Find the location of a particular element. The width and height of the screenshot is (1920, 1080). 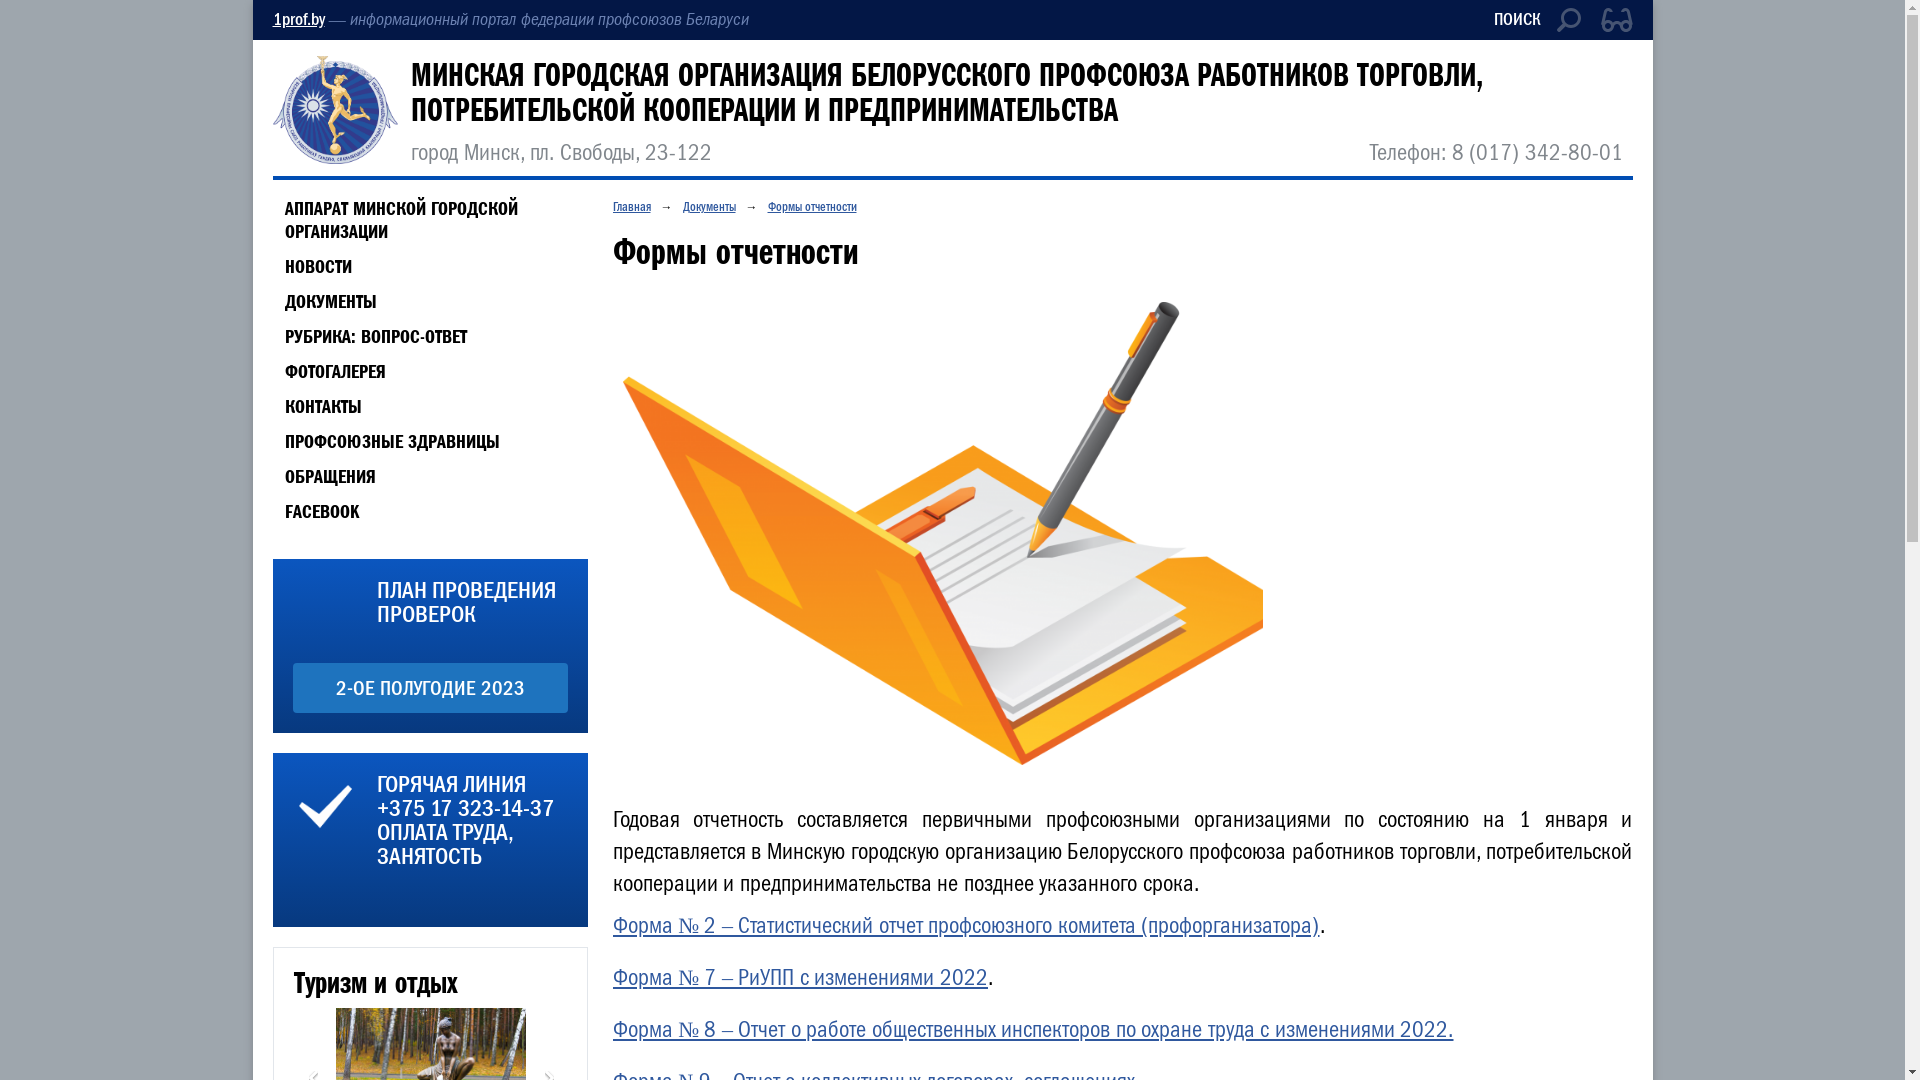

'FACEBOOK' is located at coordinates (314, 510).